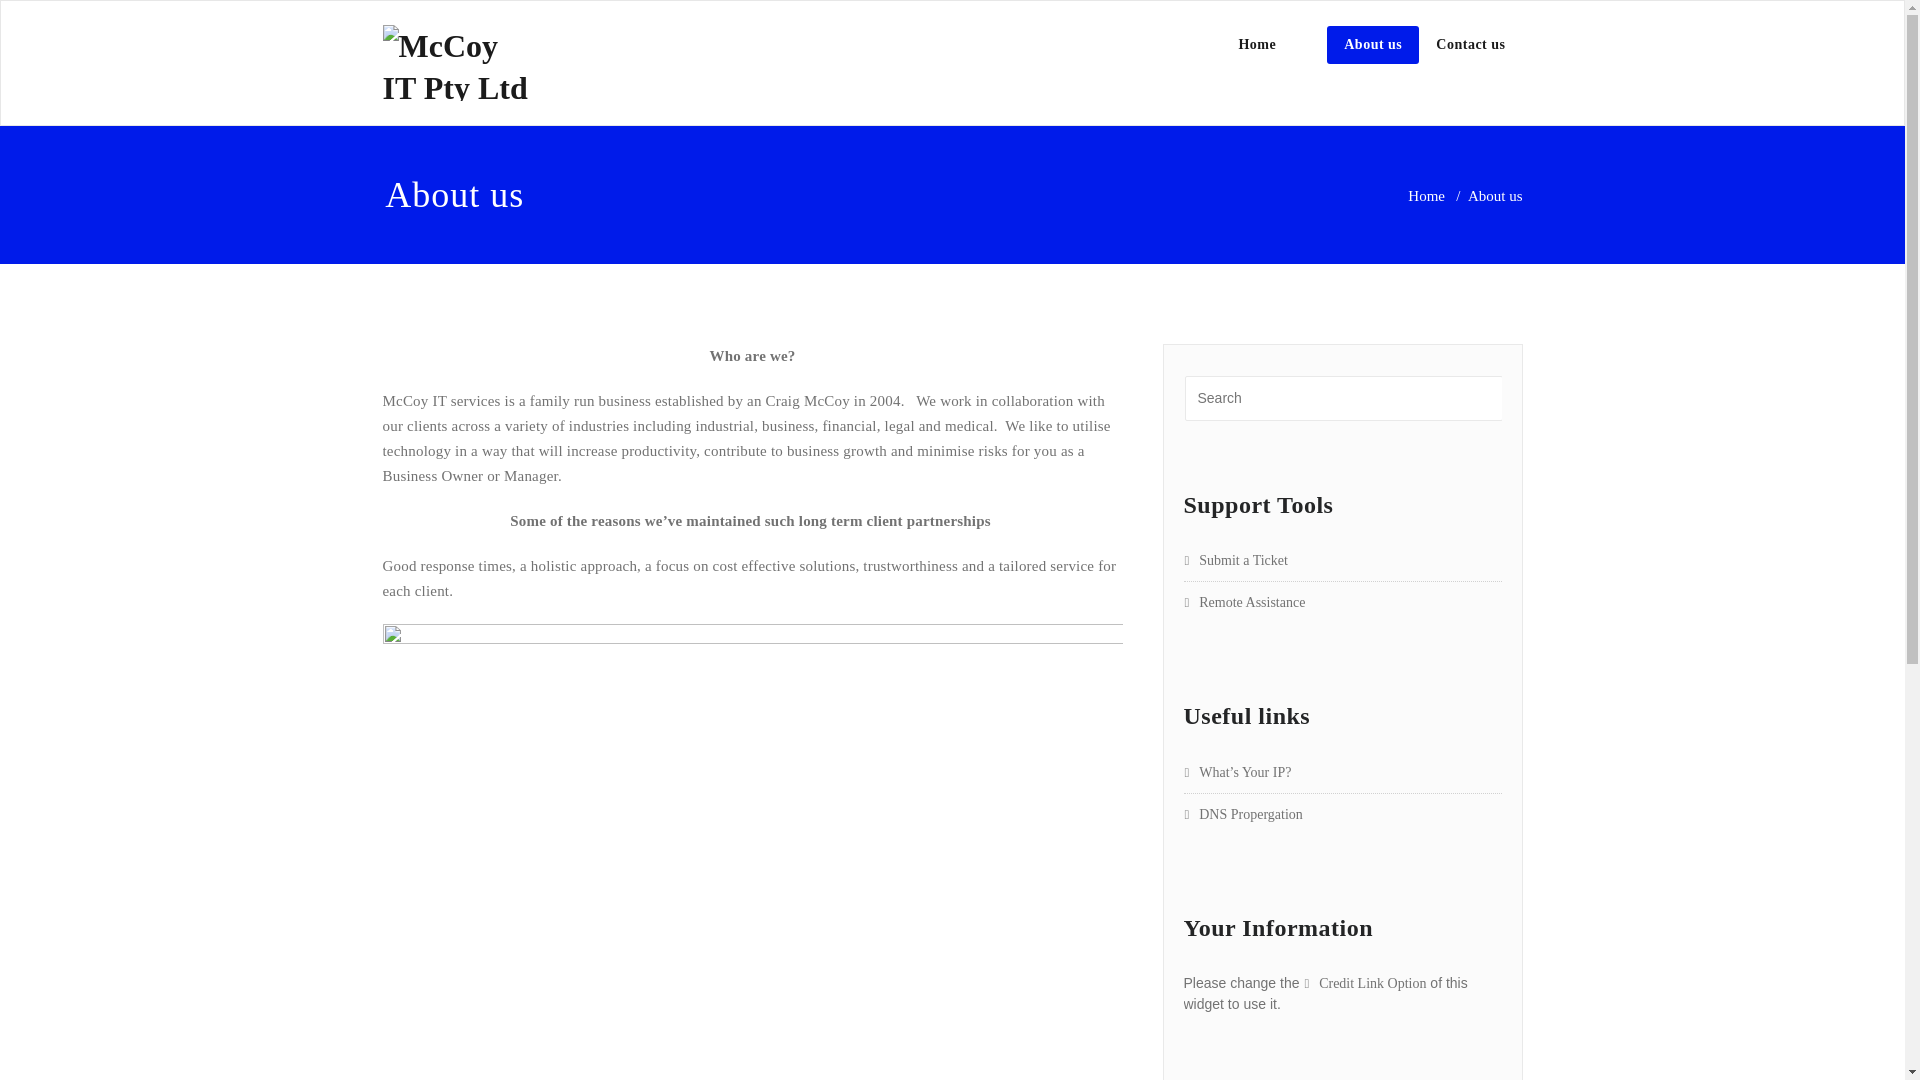 This screenshot has height=1080, width=1920. Describe the element at coordinates (656, 49) in the screenshot. I see `'McCoy IT'` at that location.